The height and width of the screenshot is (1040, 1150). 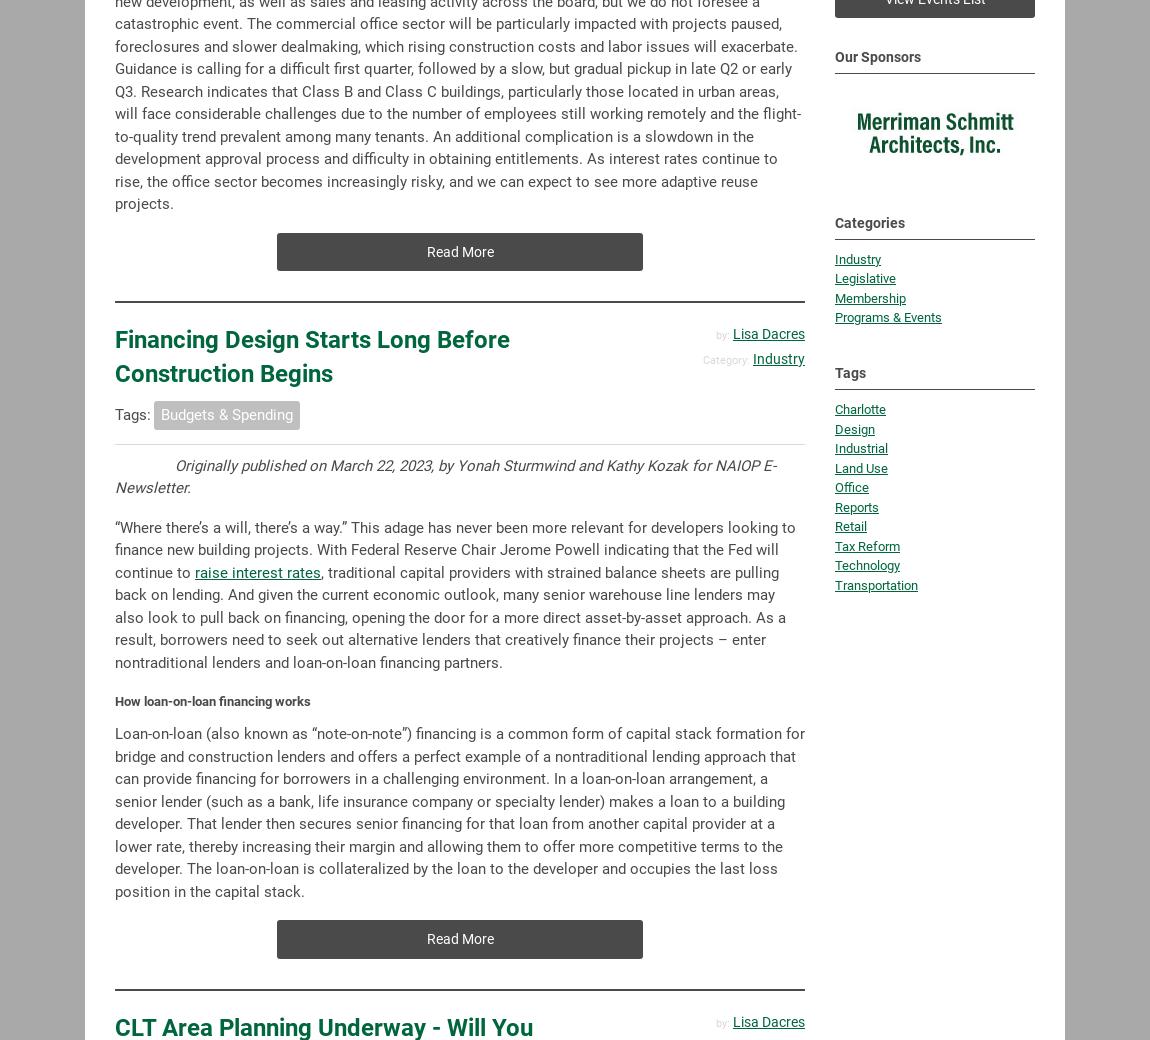 What do you see at coordinates (834, 468) in the screenshot?
I see `'Technology'` at bounding box center [834, 468].